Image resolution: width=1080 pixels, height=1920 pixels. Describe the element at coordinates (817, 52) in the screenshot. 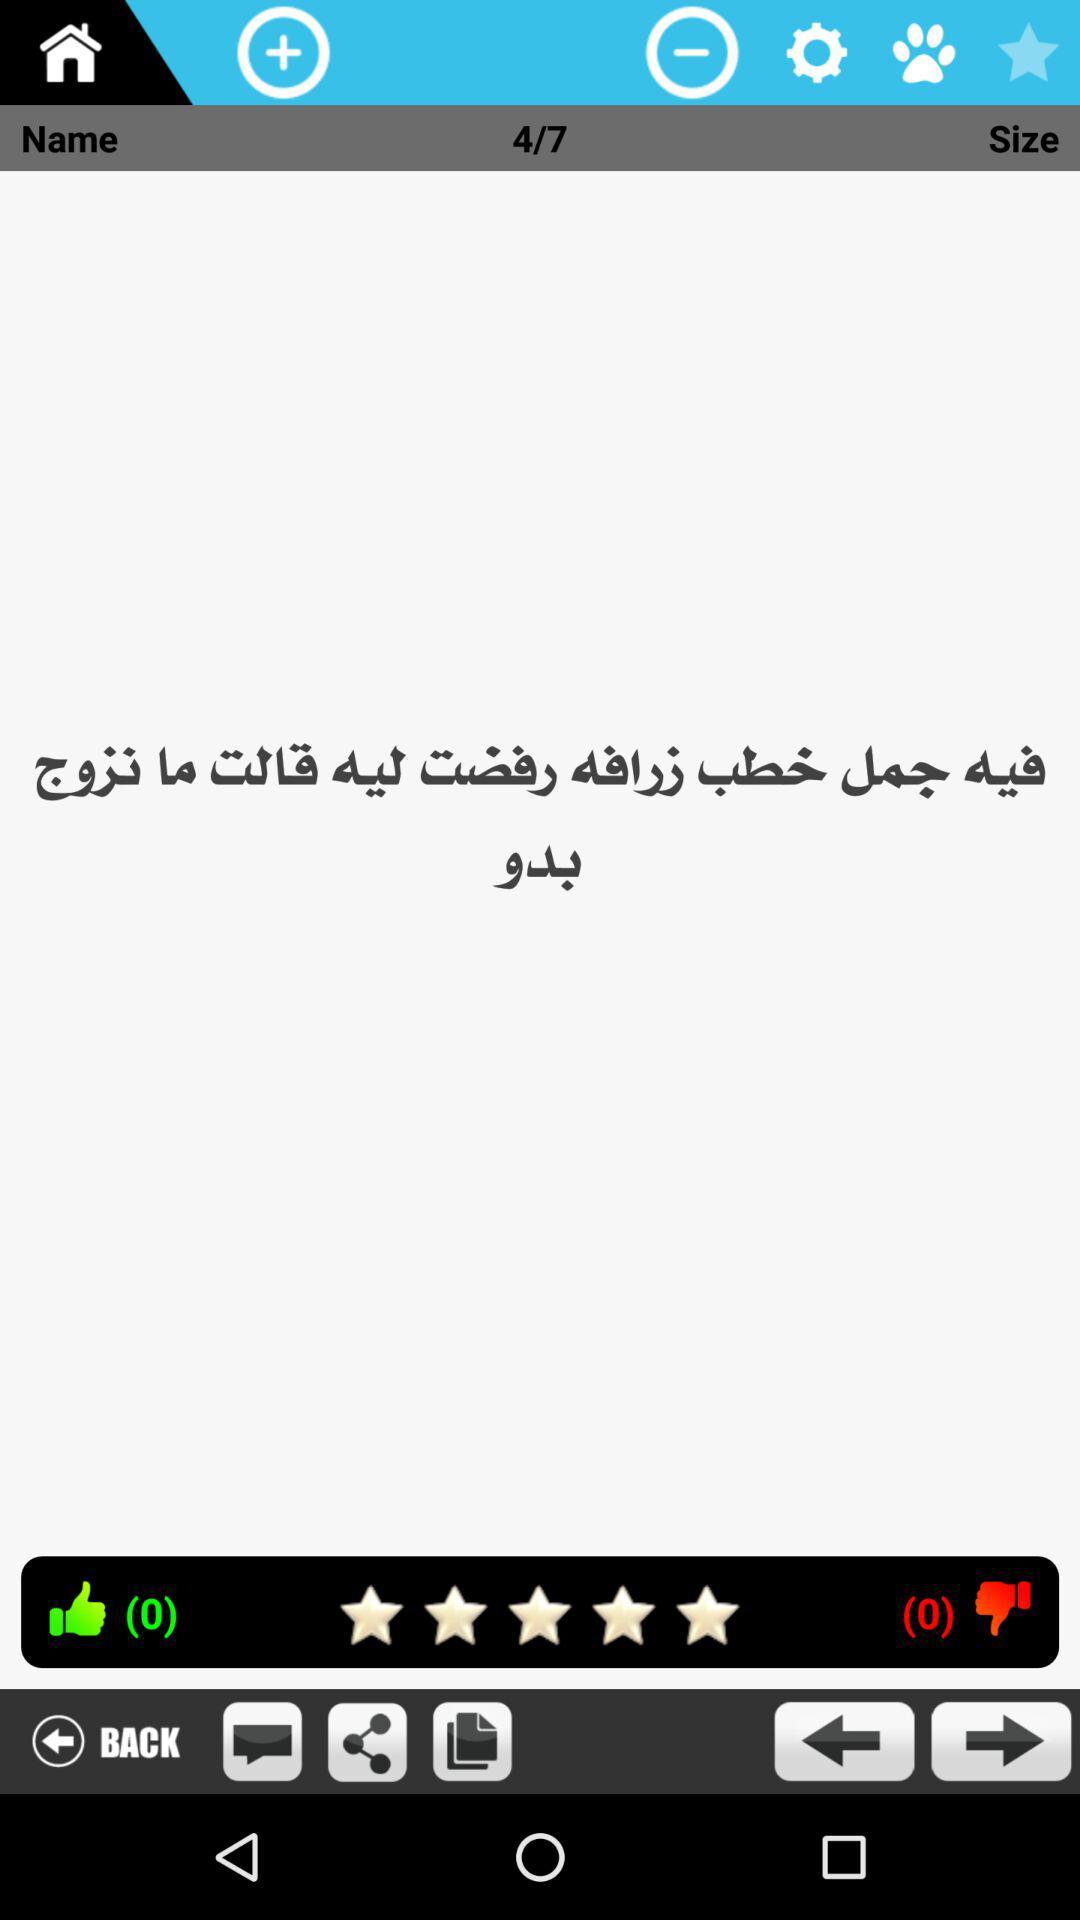

I see `settings option` at that location.